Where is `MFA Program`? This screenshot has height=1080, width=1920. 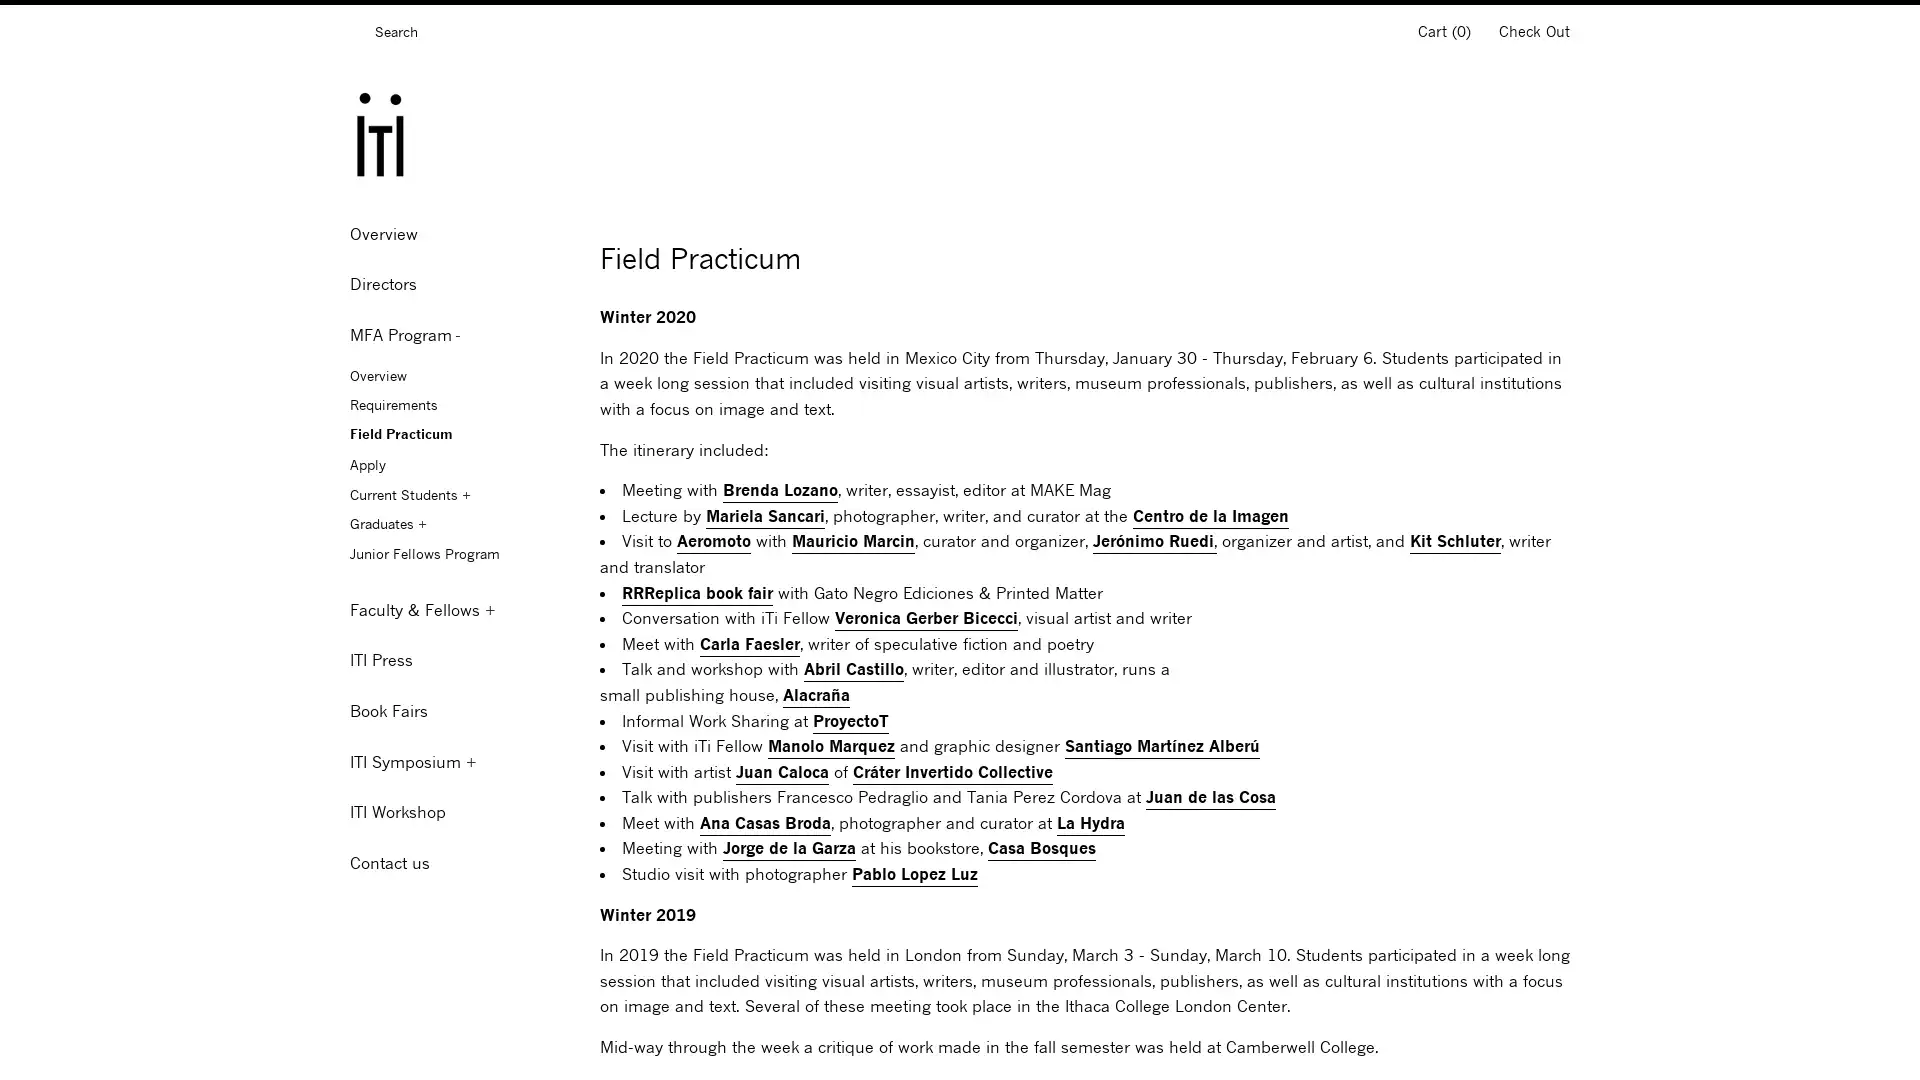
MFA Program is located at coordinates (459, 334).